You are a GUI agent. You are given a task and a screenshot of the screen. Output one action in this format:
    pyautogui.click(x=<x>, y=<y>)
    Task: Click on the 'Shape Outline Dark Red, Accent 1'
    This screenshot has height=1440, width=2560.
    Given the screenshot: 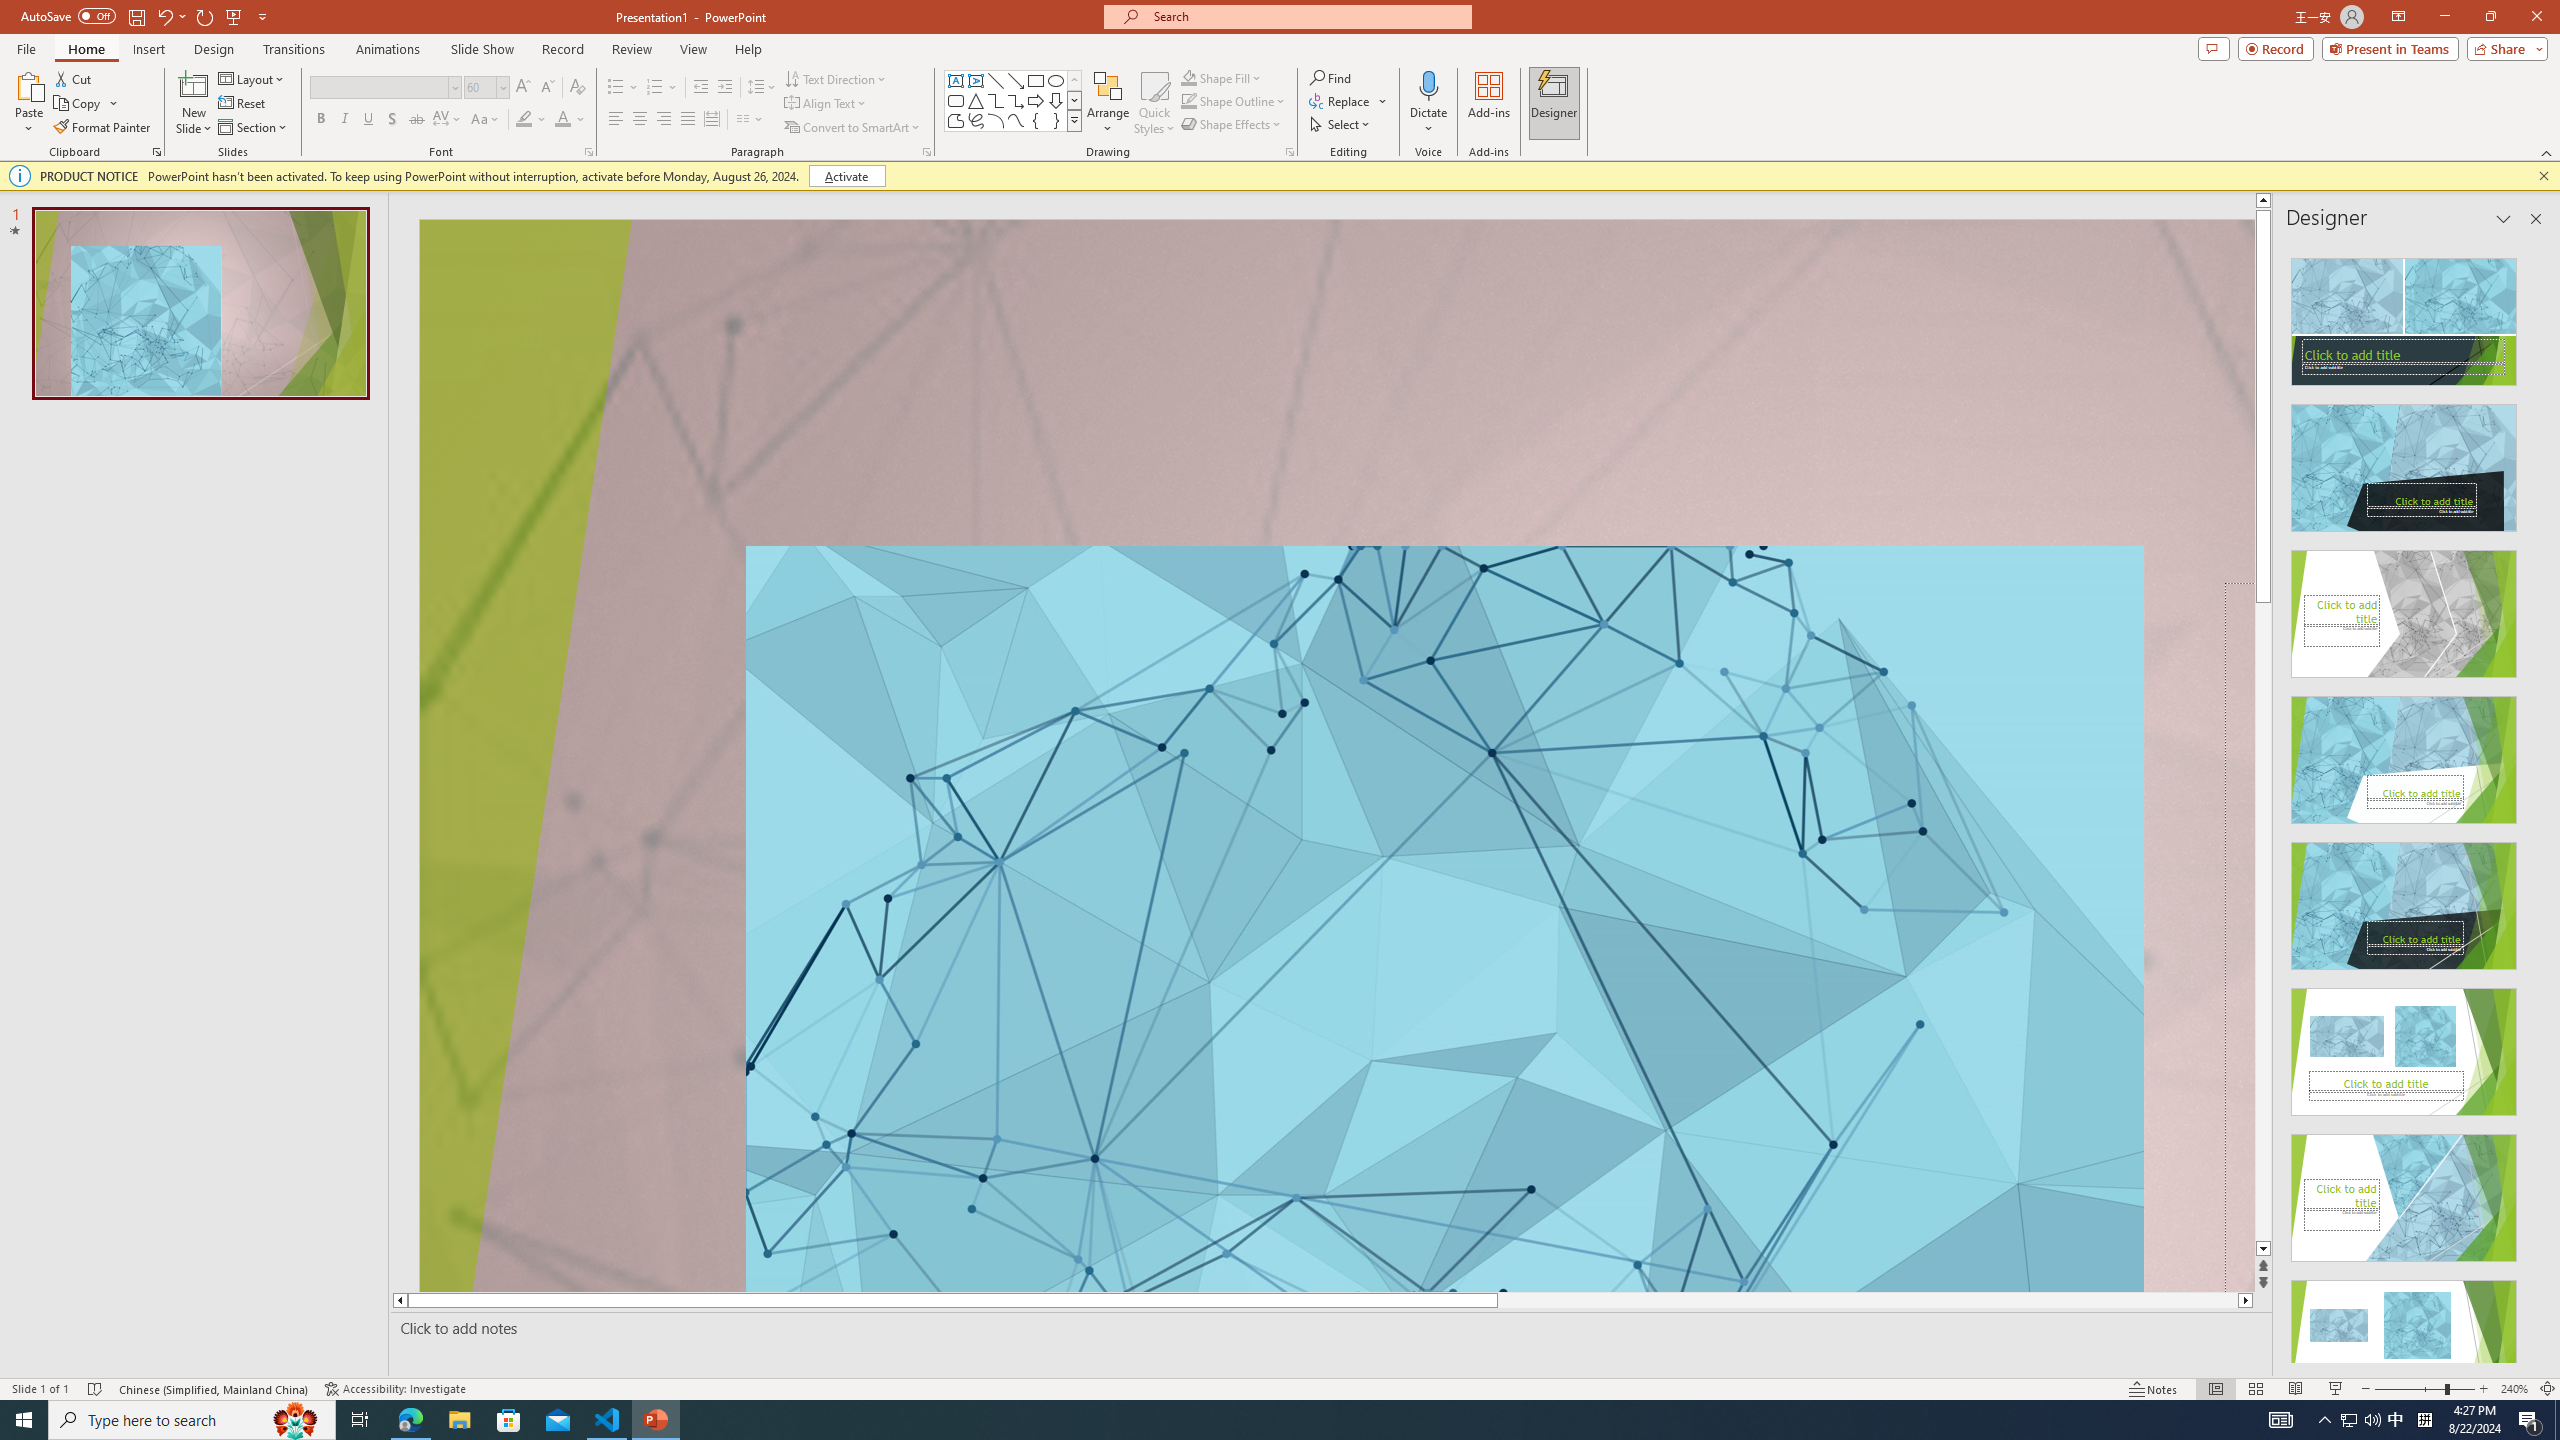 What is the action you would take?
    pyautogui.click(x=1189, y=99)
    